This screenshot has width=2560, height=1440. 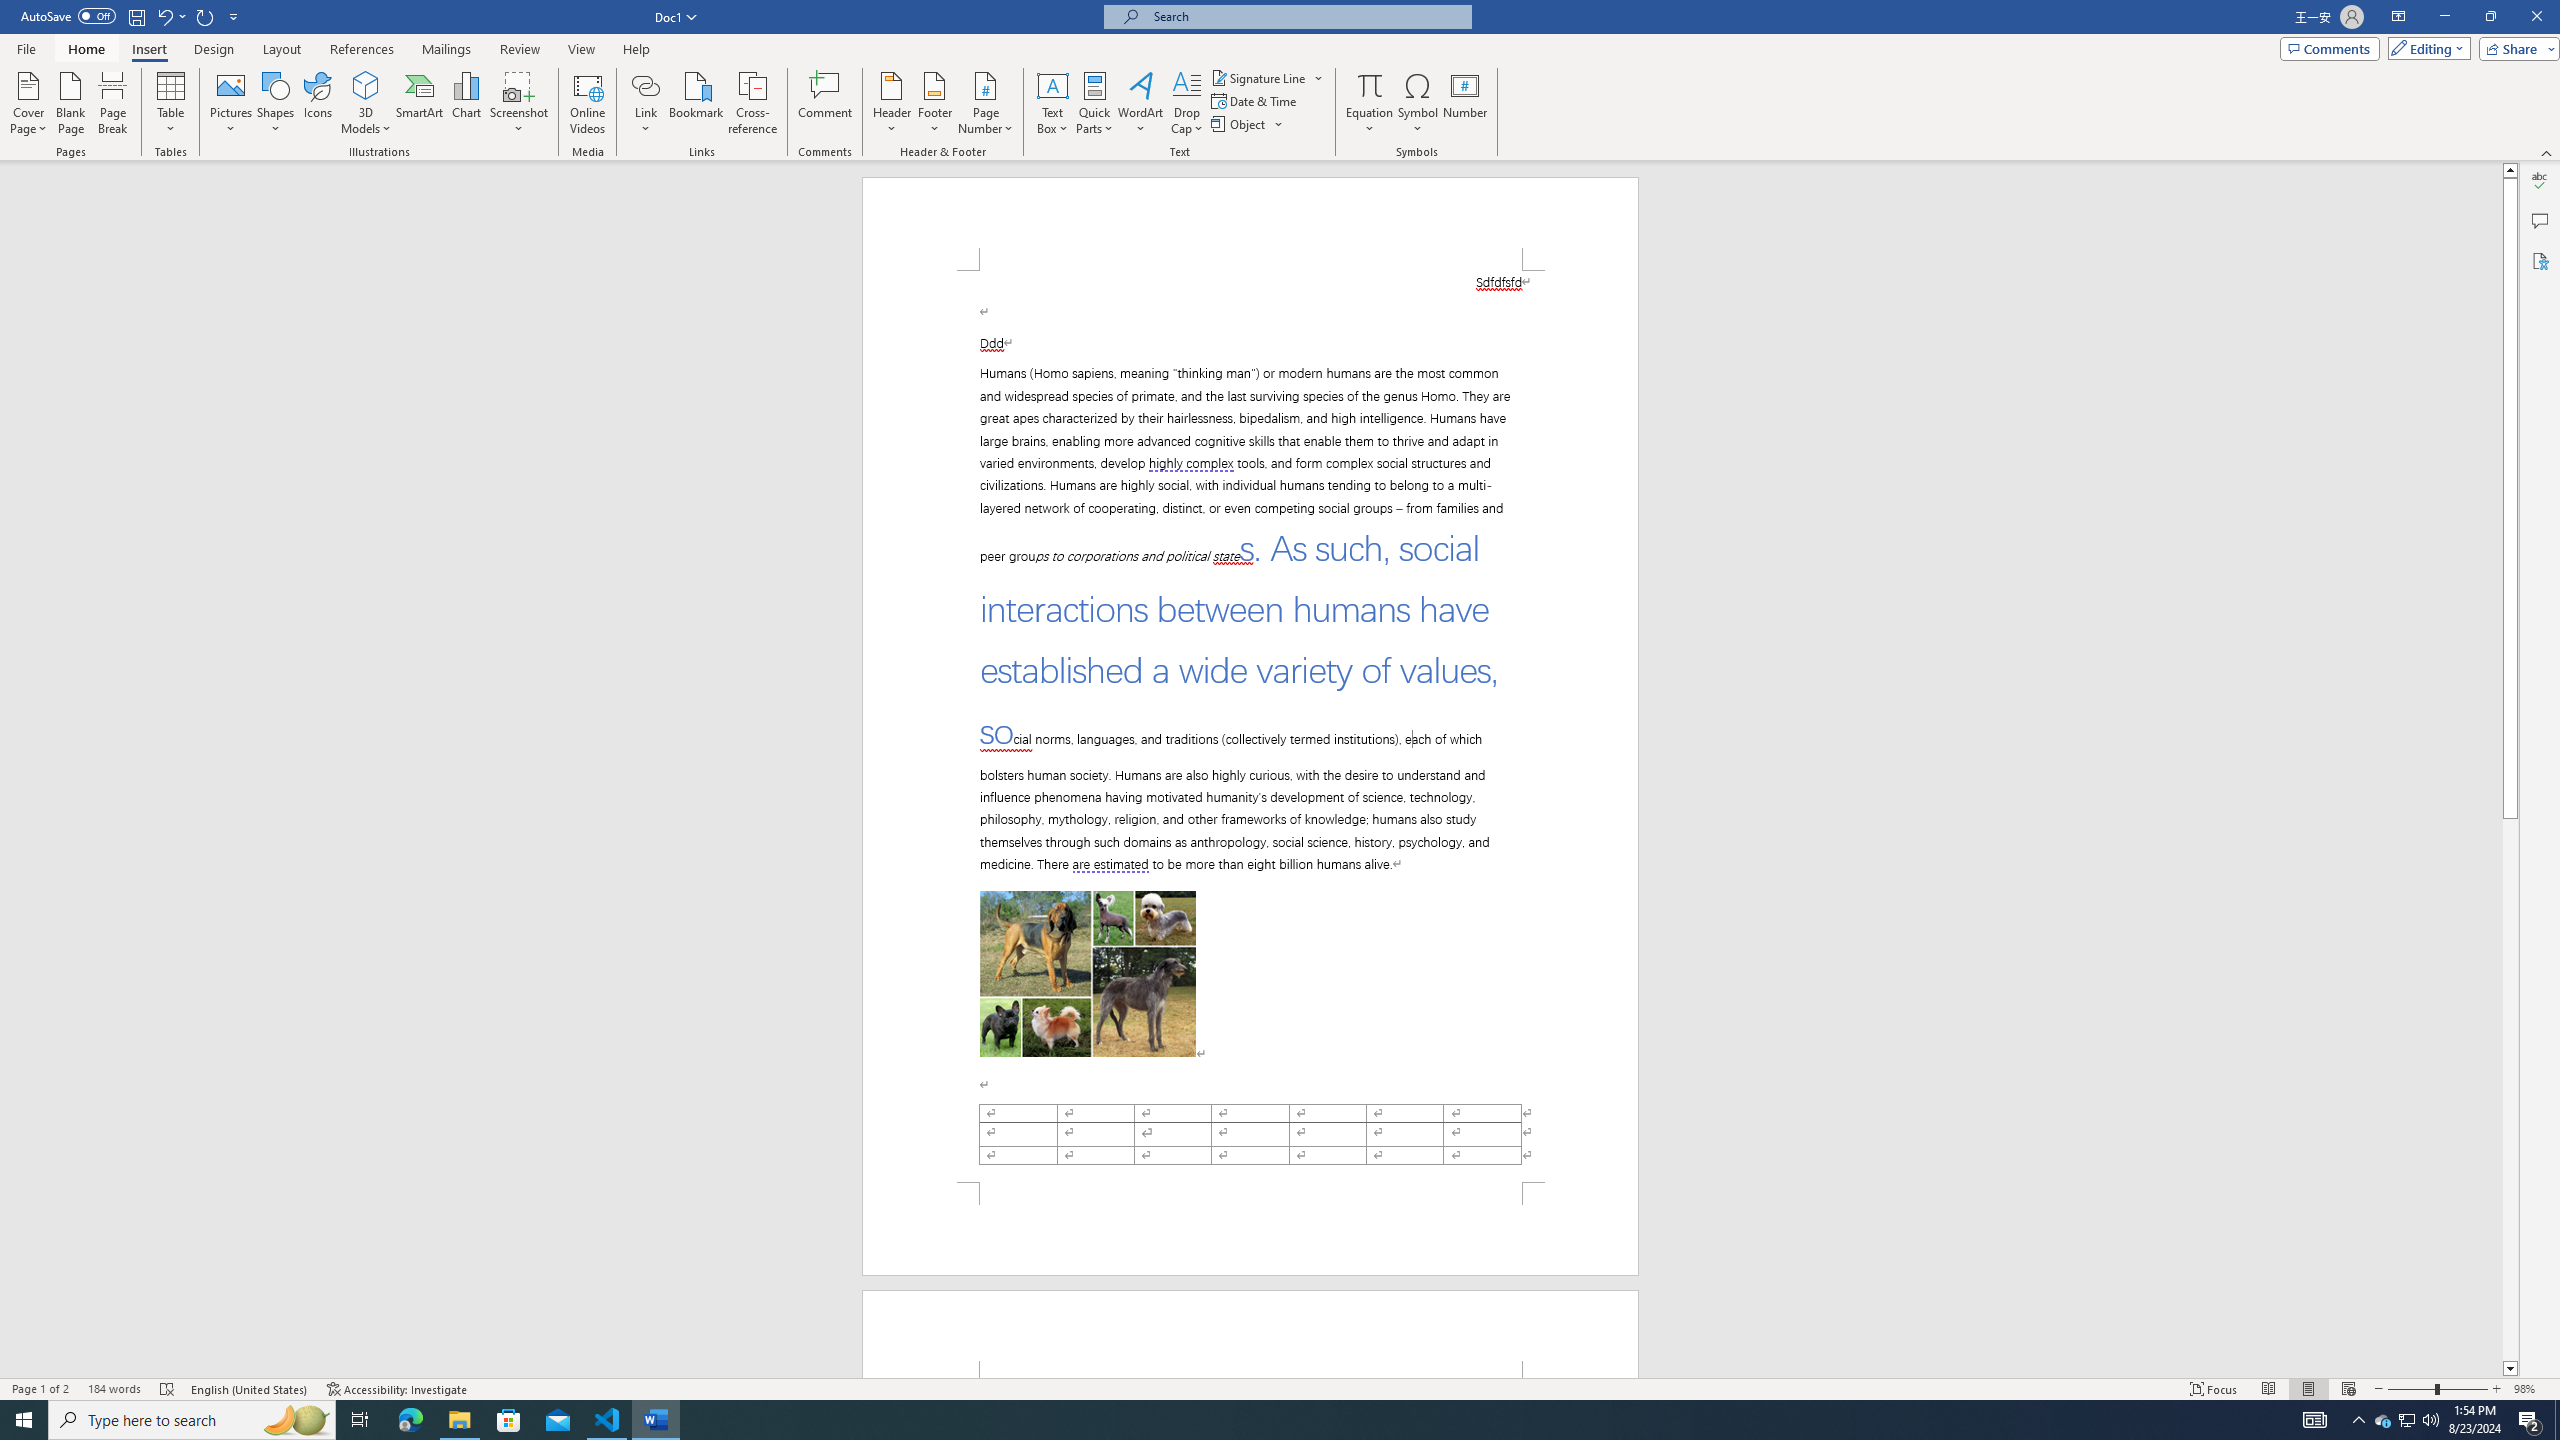 I want to click on 'Equation', so click(x=1369, y=84).